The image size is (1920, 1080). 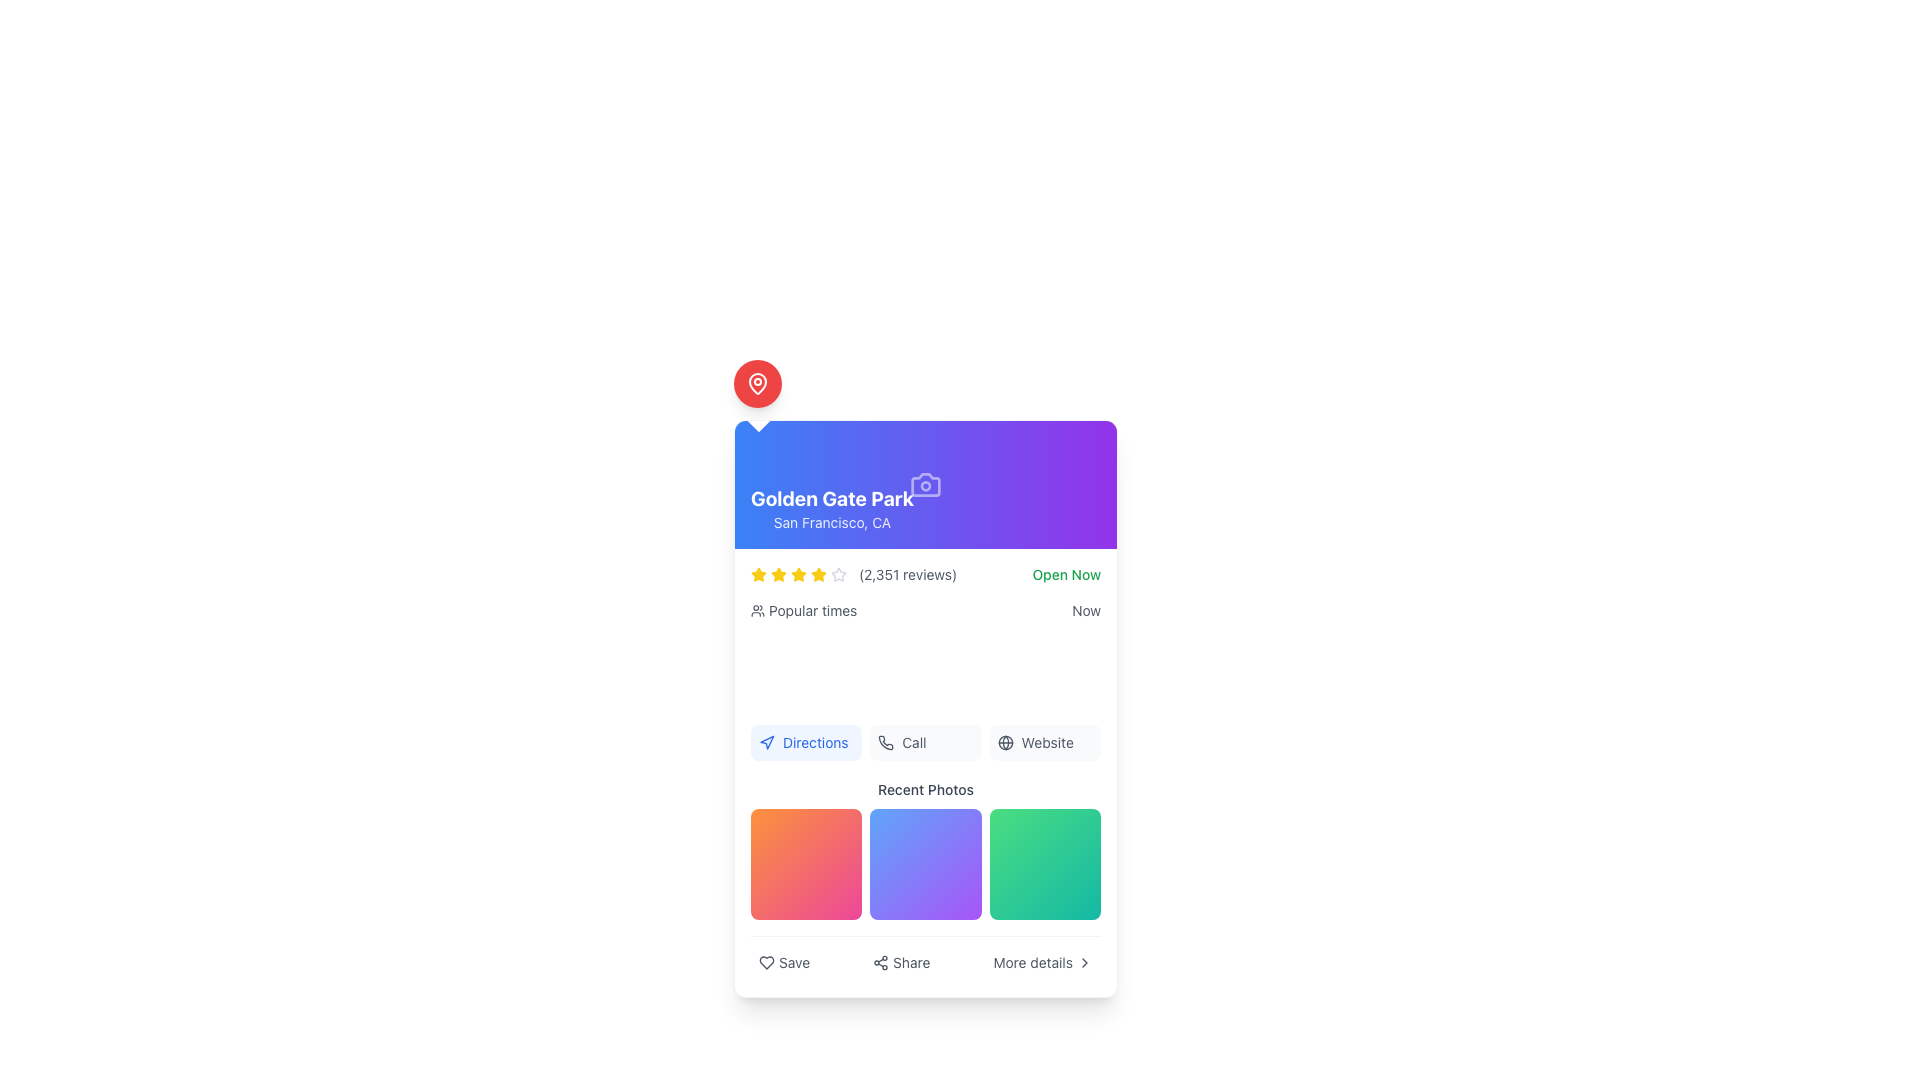 What do you see at coordinates (832, 497) in the screenshot?
I see `the Text label that serves as the title or identifier of the location, positioned at the top of the card-like component and aligned to the left above the subtitle 'San Francisco, CA'` at bounding box center [832, 497].